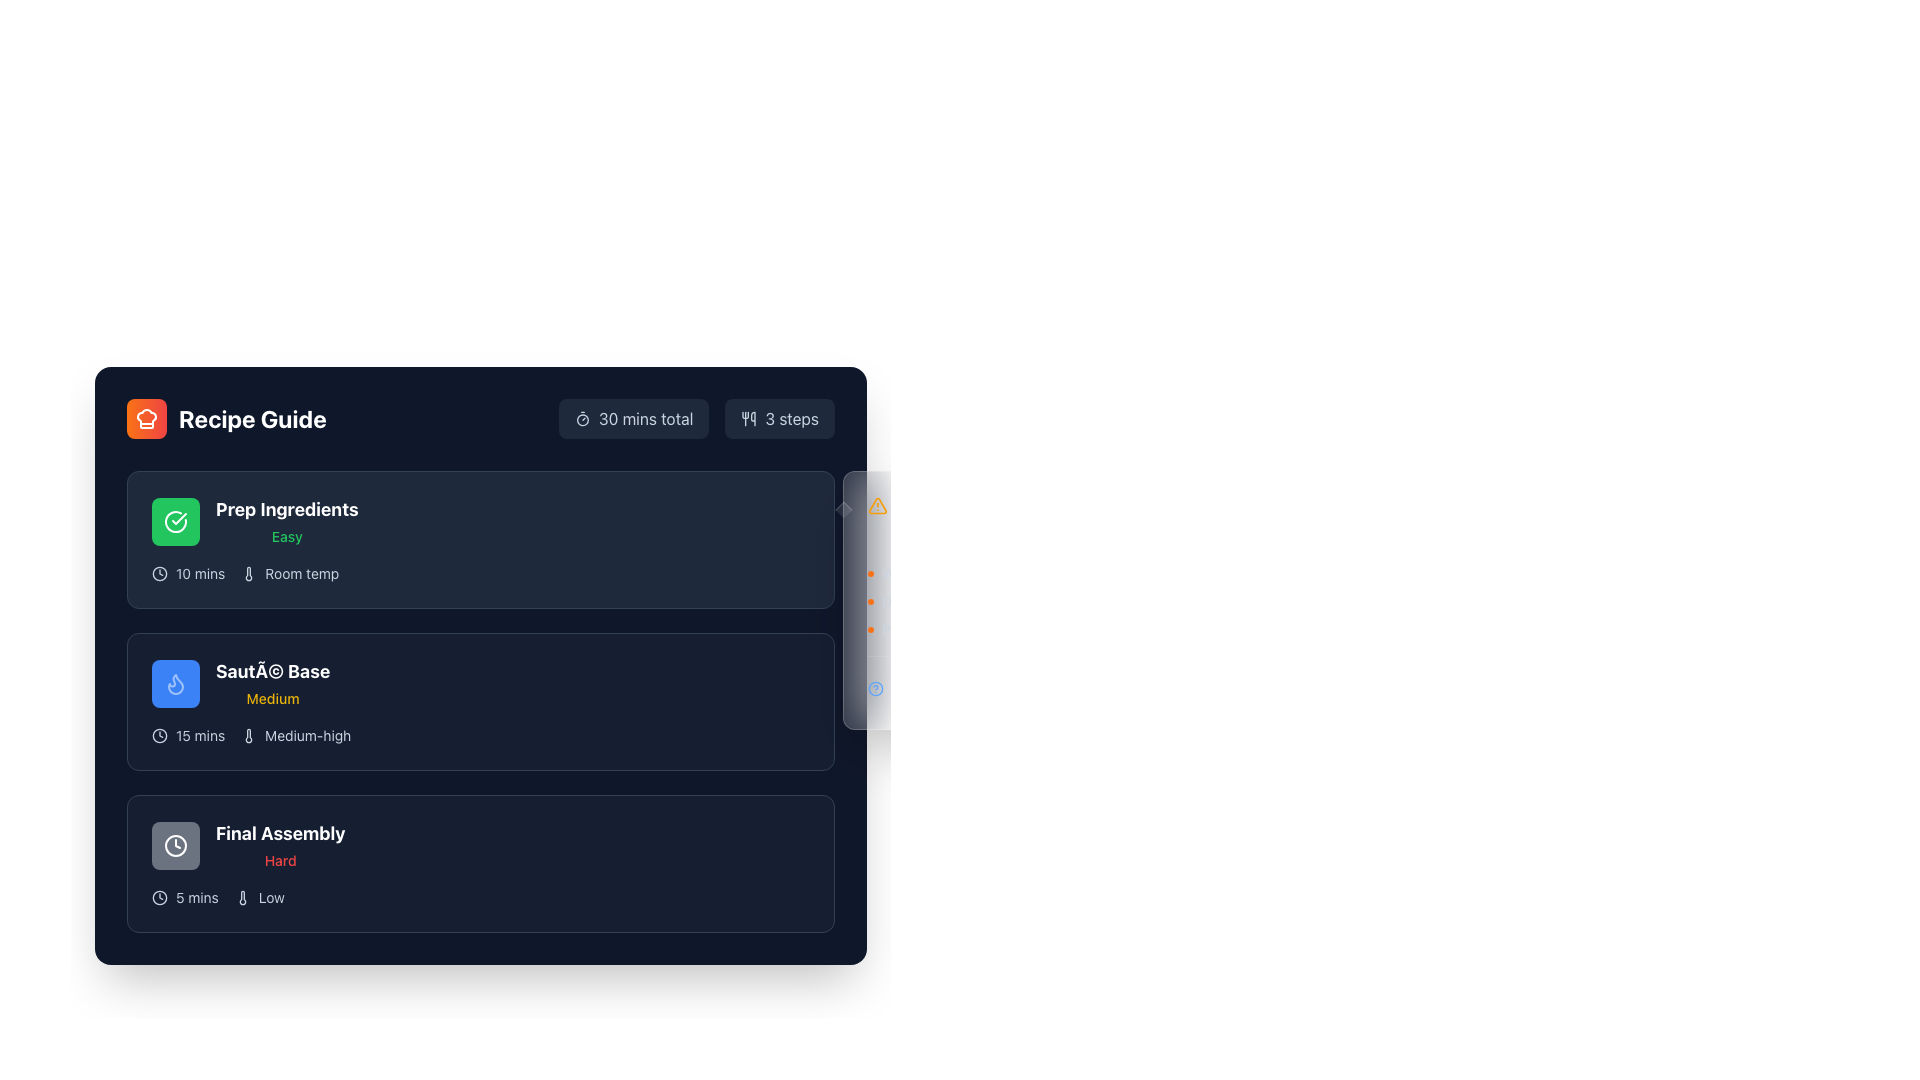  I want to click on the title text label that indicates the subject or task name, positioned above the text 'Hard' in a vertically aligned list of steps, so click(279, 833).